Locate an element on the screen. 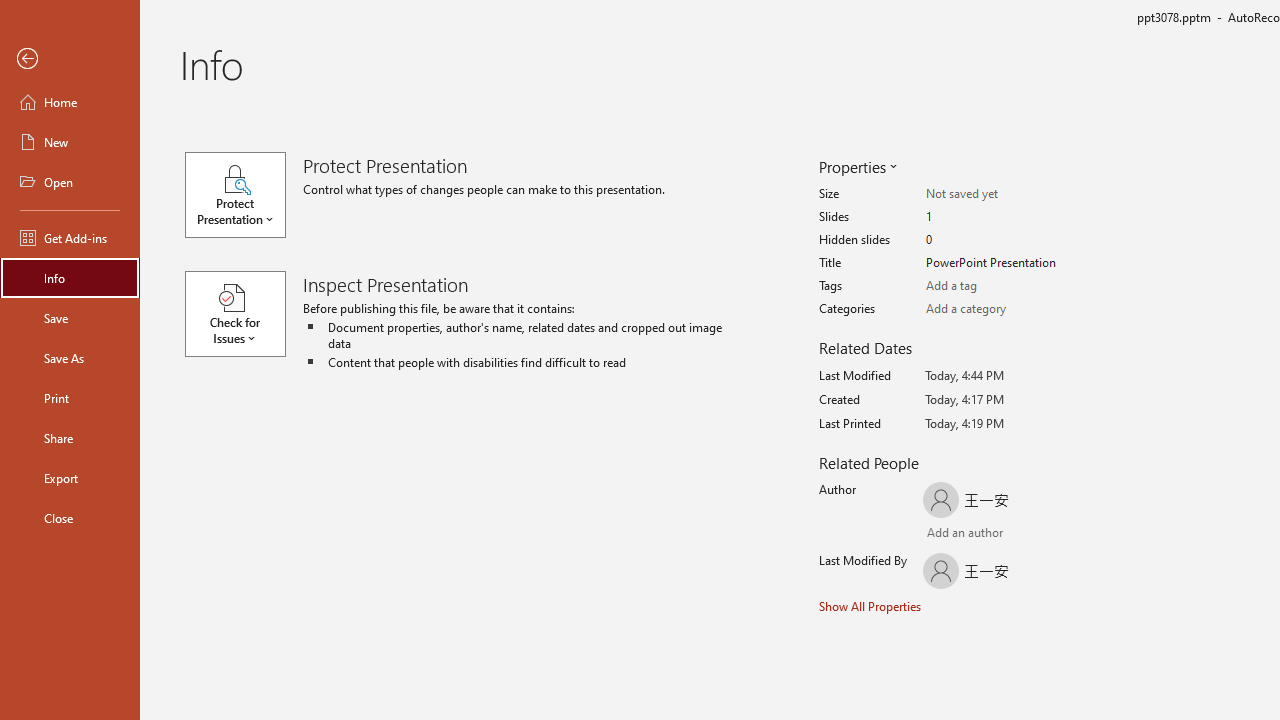  'Show All Properties' is located at coordinates (871, 605).